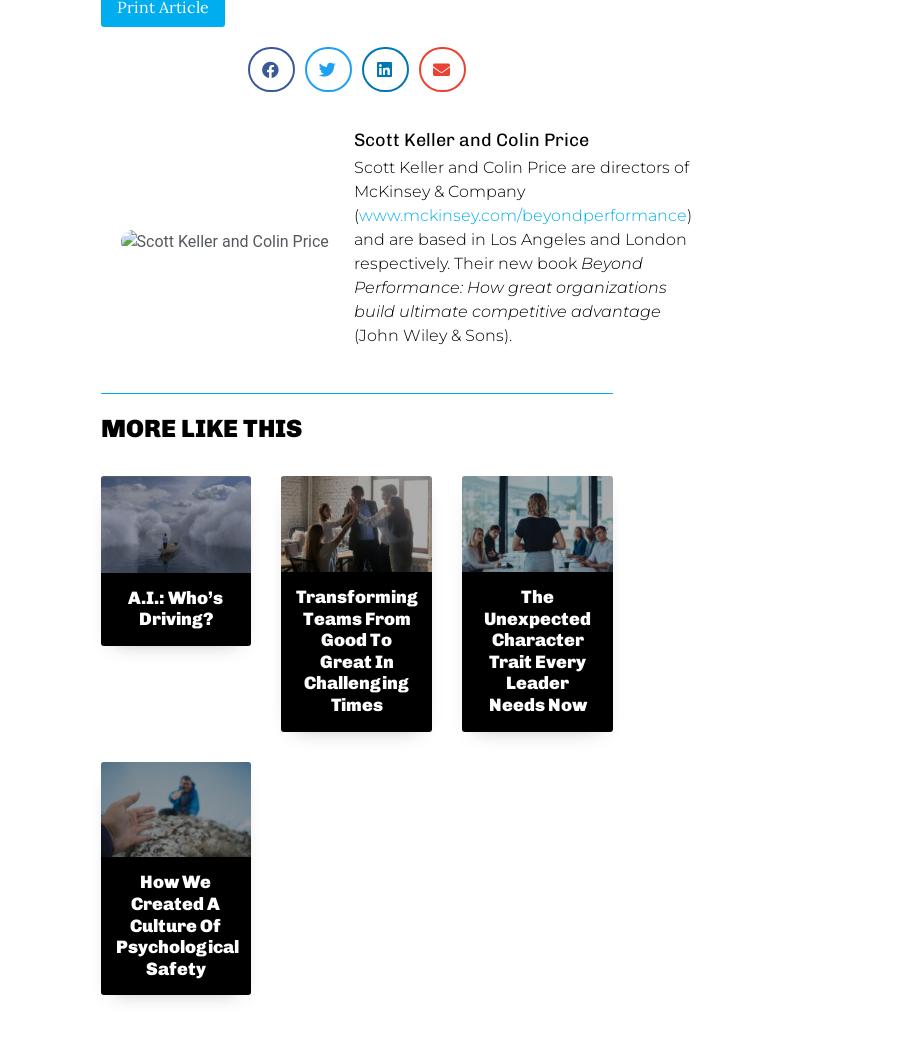 This screenshot has height=1057, width=900. I want to click on 'Beyond Performance: How great organizations build ultimate competitive advantage', so click(352, 286).